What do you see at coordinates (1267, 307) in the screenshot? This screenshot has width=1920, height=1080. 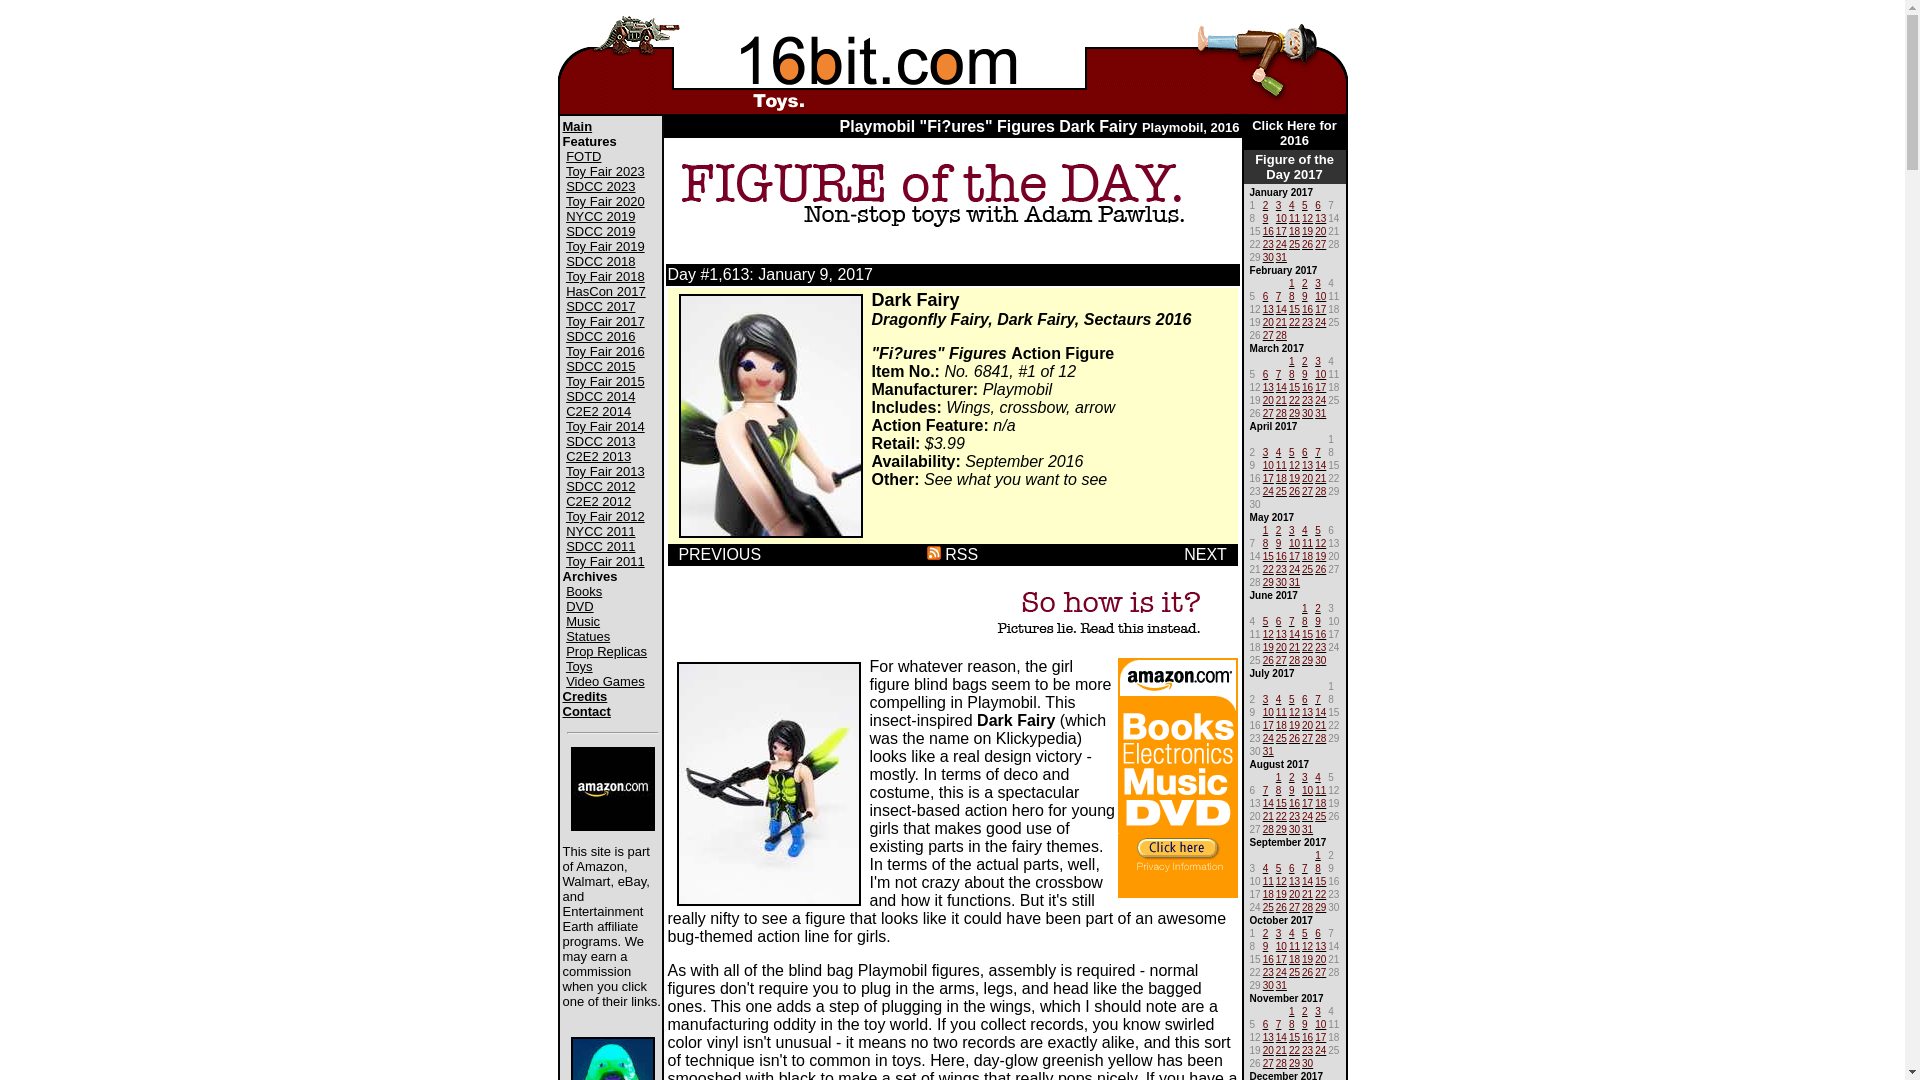 I see `'13'` at bounding box center [1267, 307].